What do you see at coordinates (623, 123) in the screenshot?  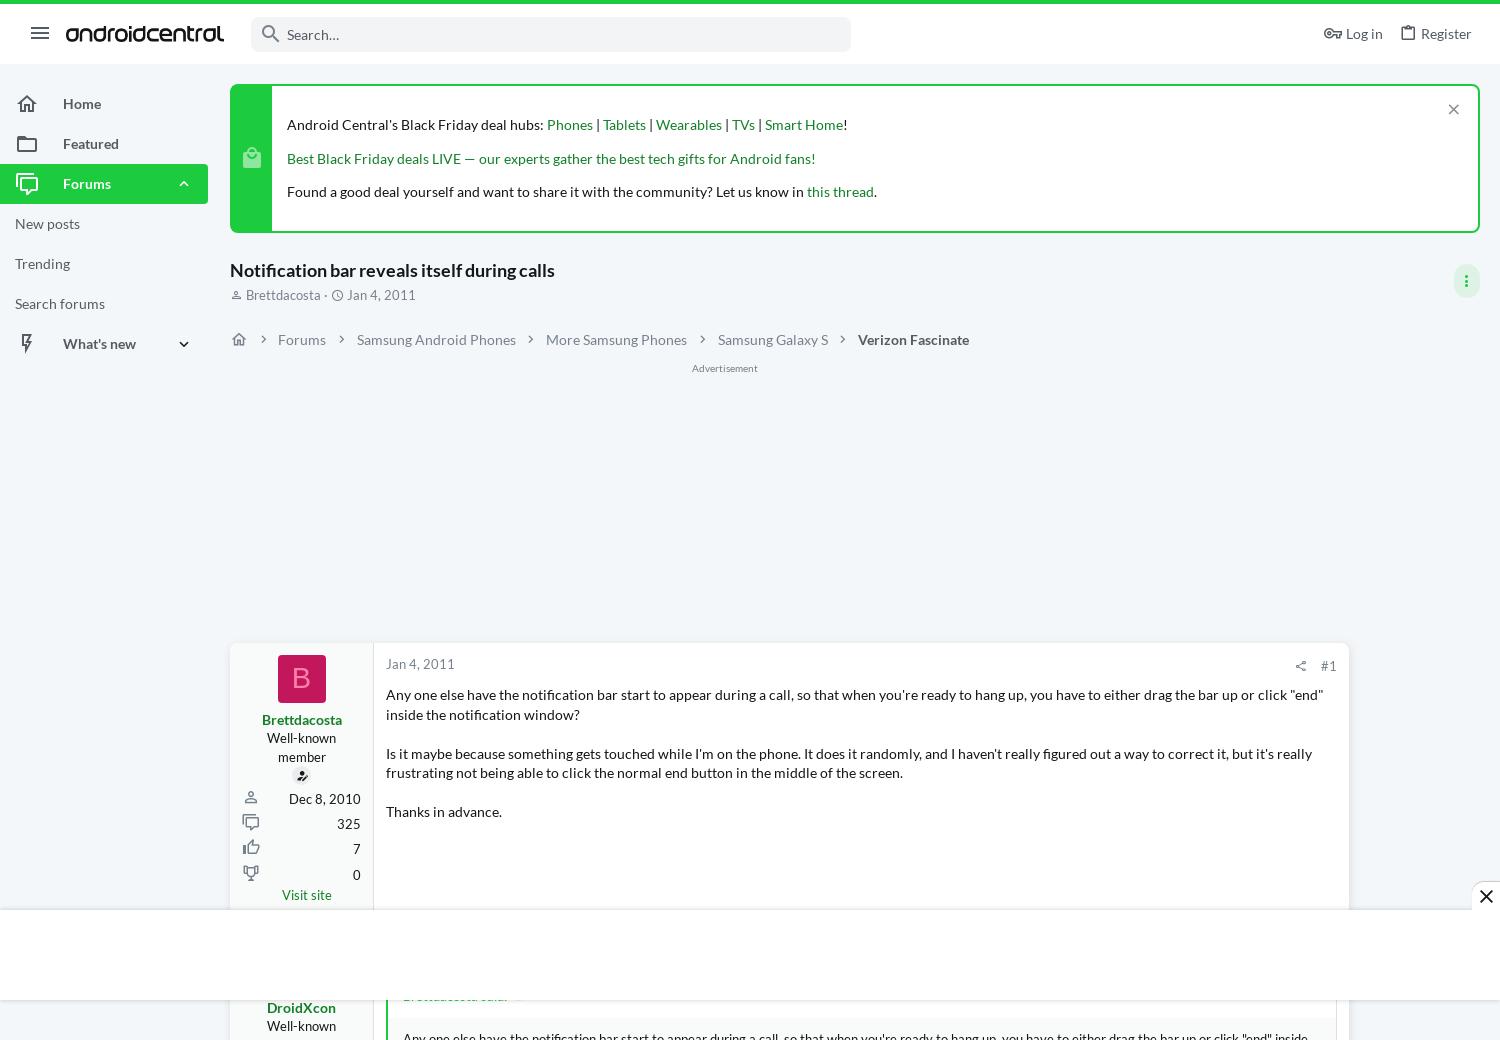 I see `'Tablets'` at bounding box center [623, 123].